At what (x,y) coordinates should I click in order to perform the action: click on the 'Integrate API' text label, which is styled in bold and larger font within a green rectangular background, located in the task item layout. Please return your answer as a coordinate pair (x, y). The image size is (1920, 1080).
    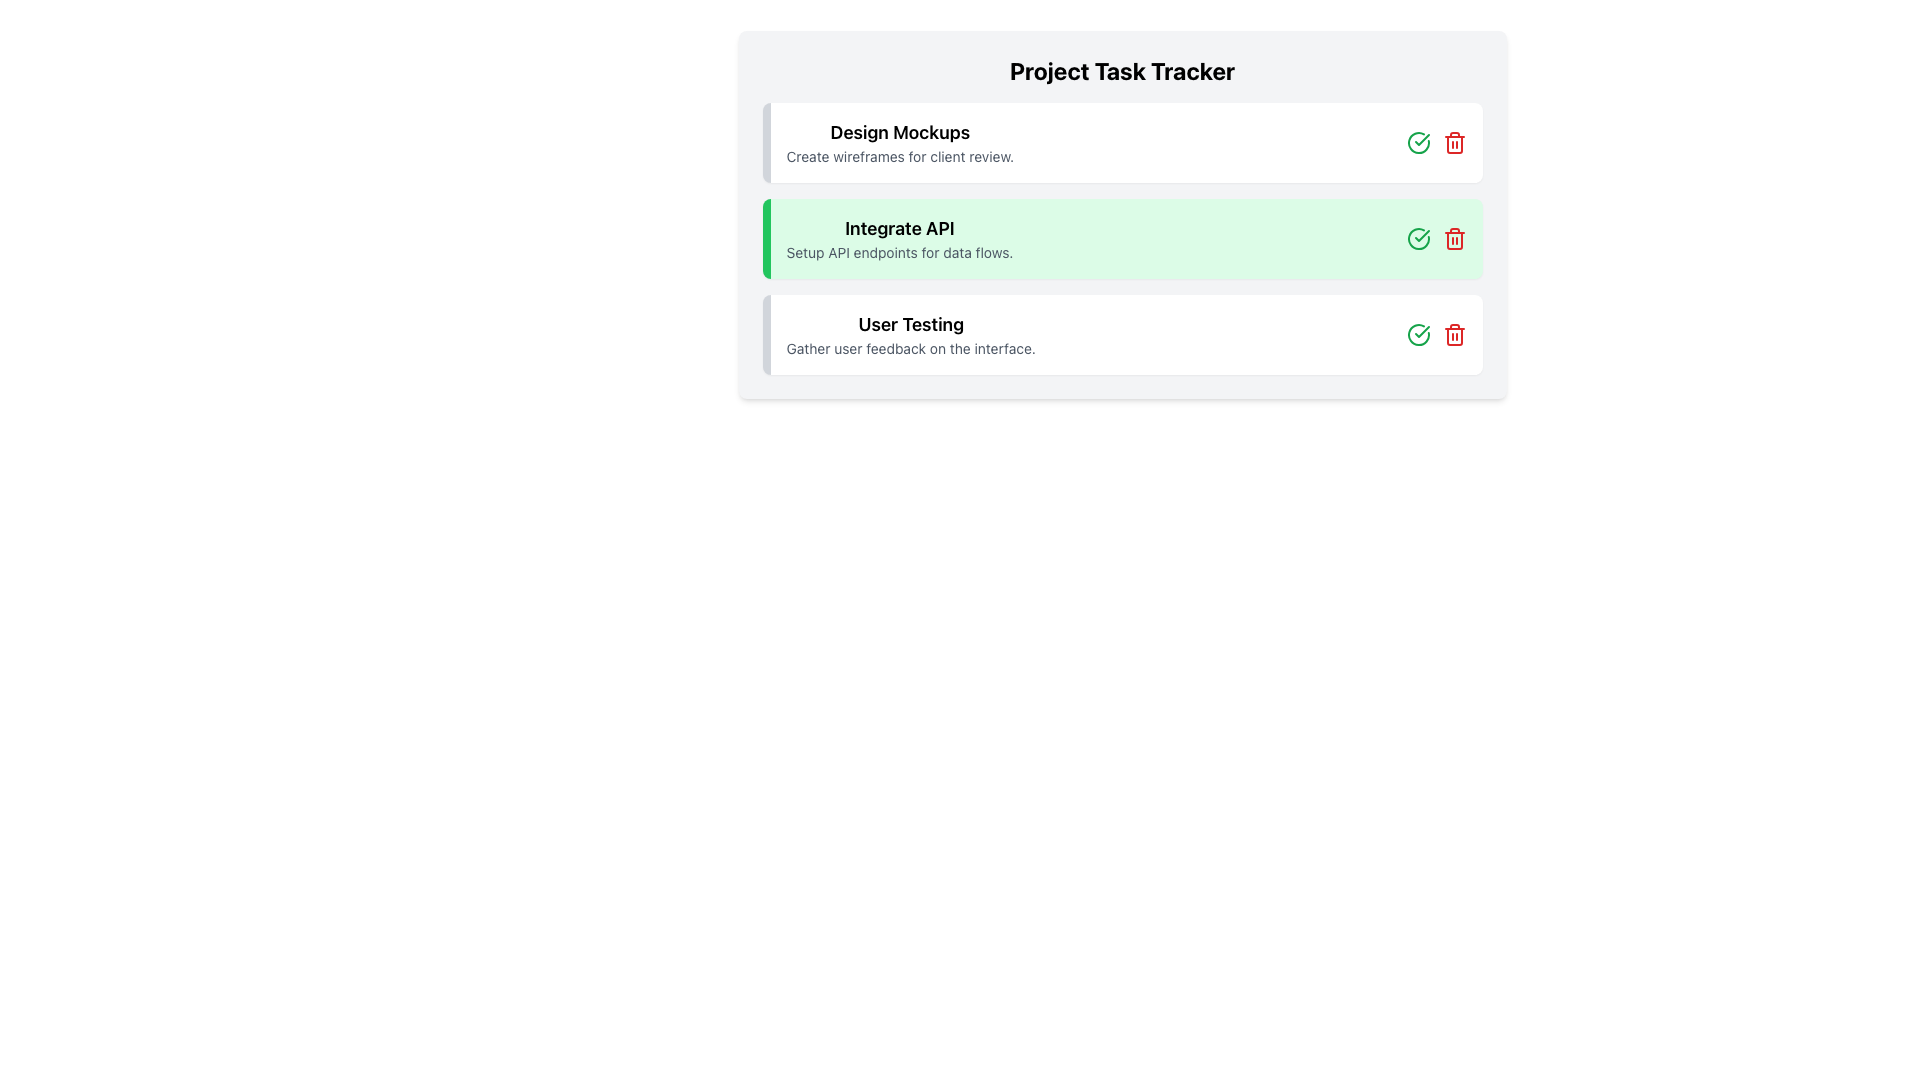
    Looking at the image, I should click on (898, 227).